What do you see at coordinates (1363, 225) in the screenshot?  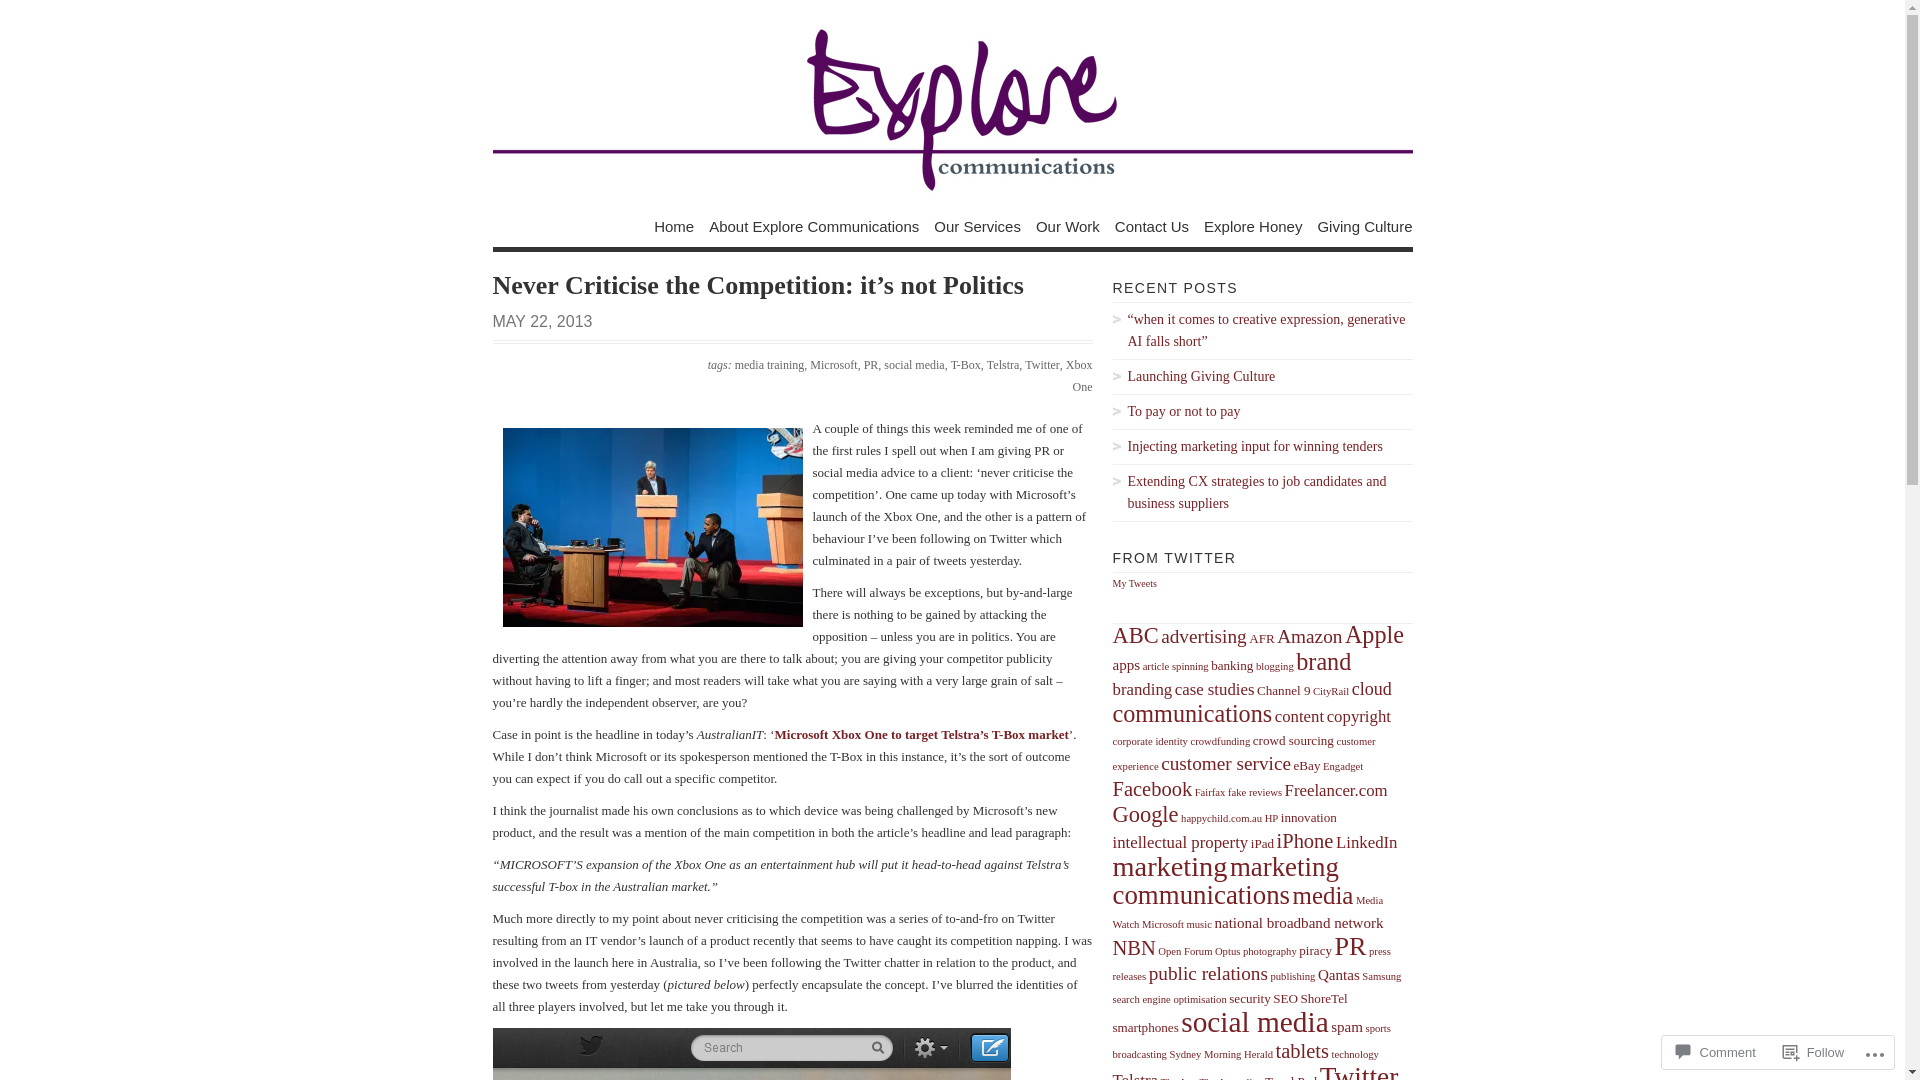 I see `'Giving Culture'` at bounding box center [1363, 225].